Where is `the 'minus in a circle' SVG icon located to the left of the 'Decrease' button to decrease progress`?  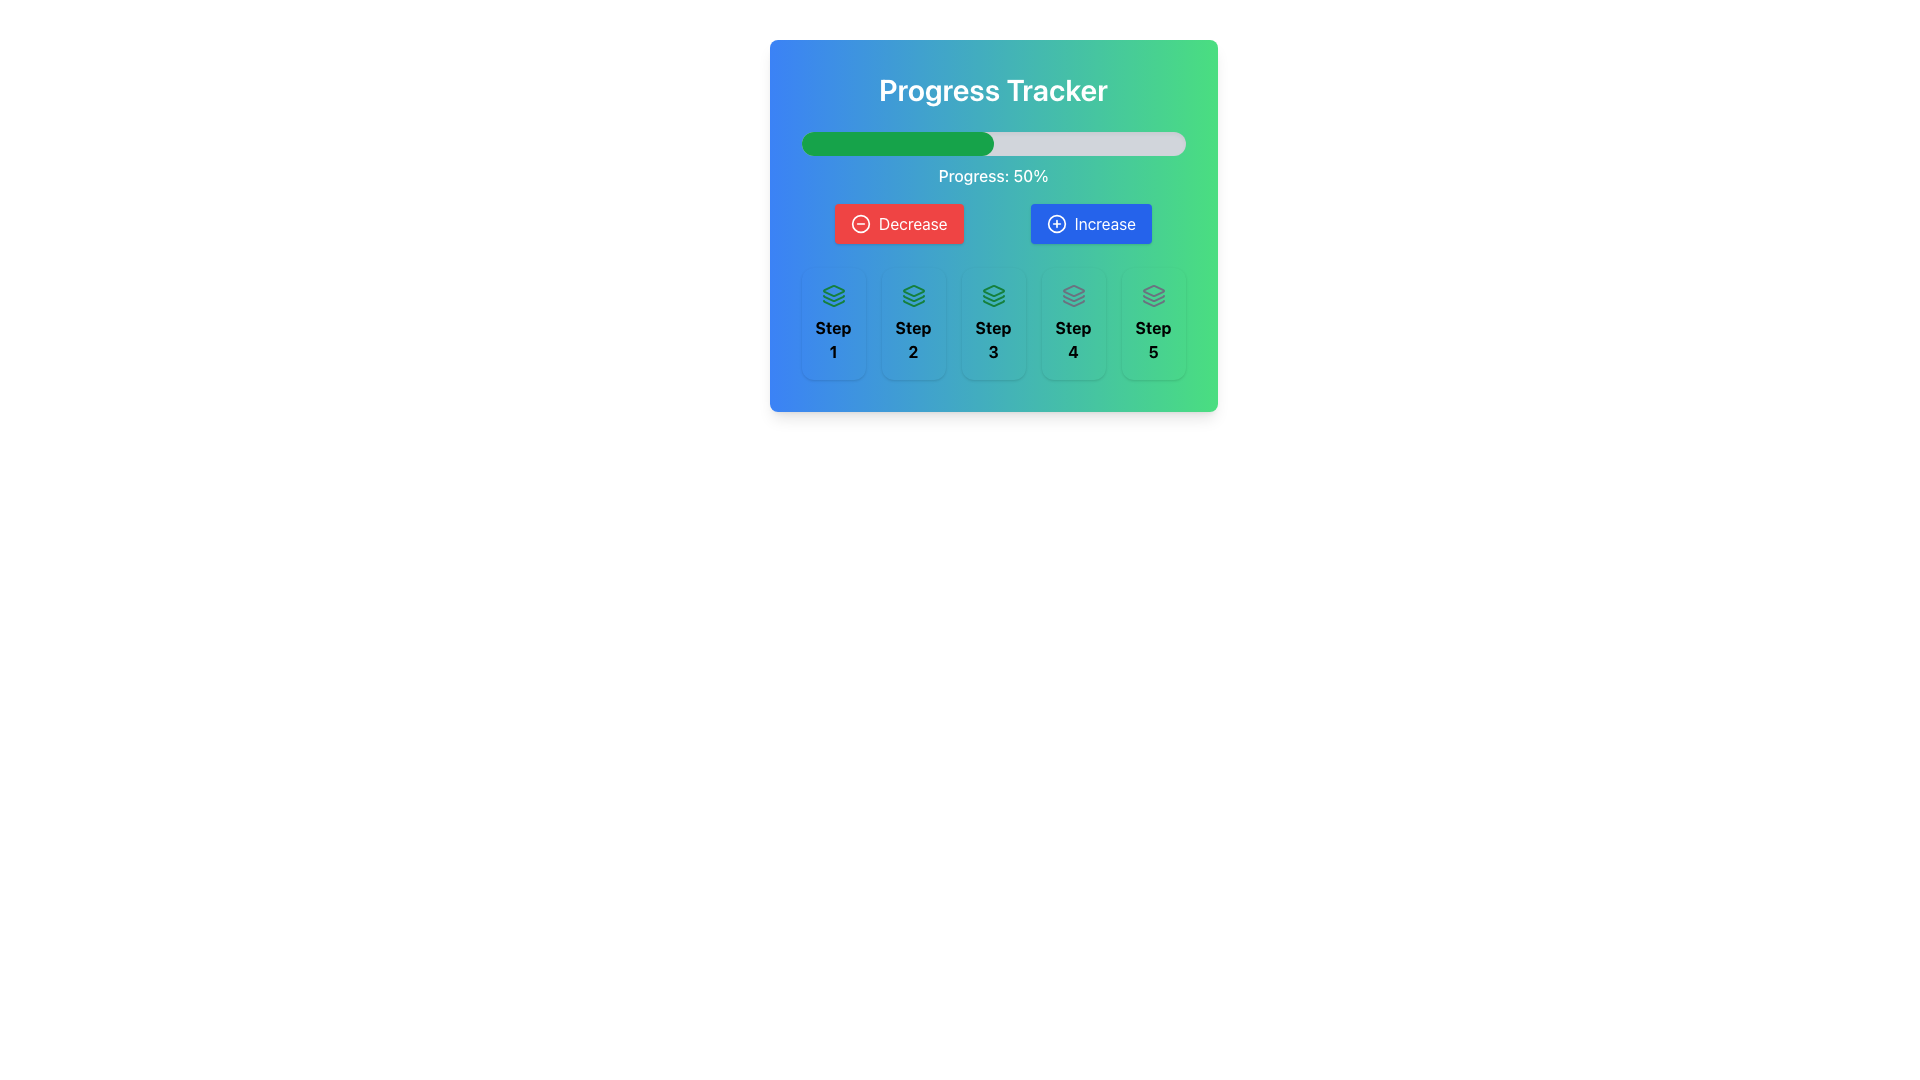 the 'minus in a circle' SVG icon located to the left of the 'Decrease' button to decrease progress is located at coordinates (860, 223).